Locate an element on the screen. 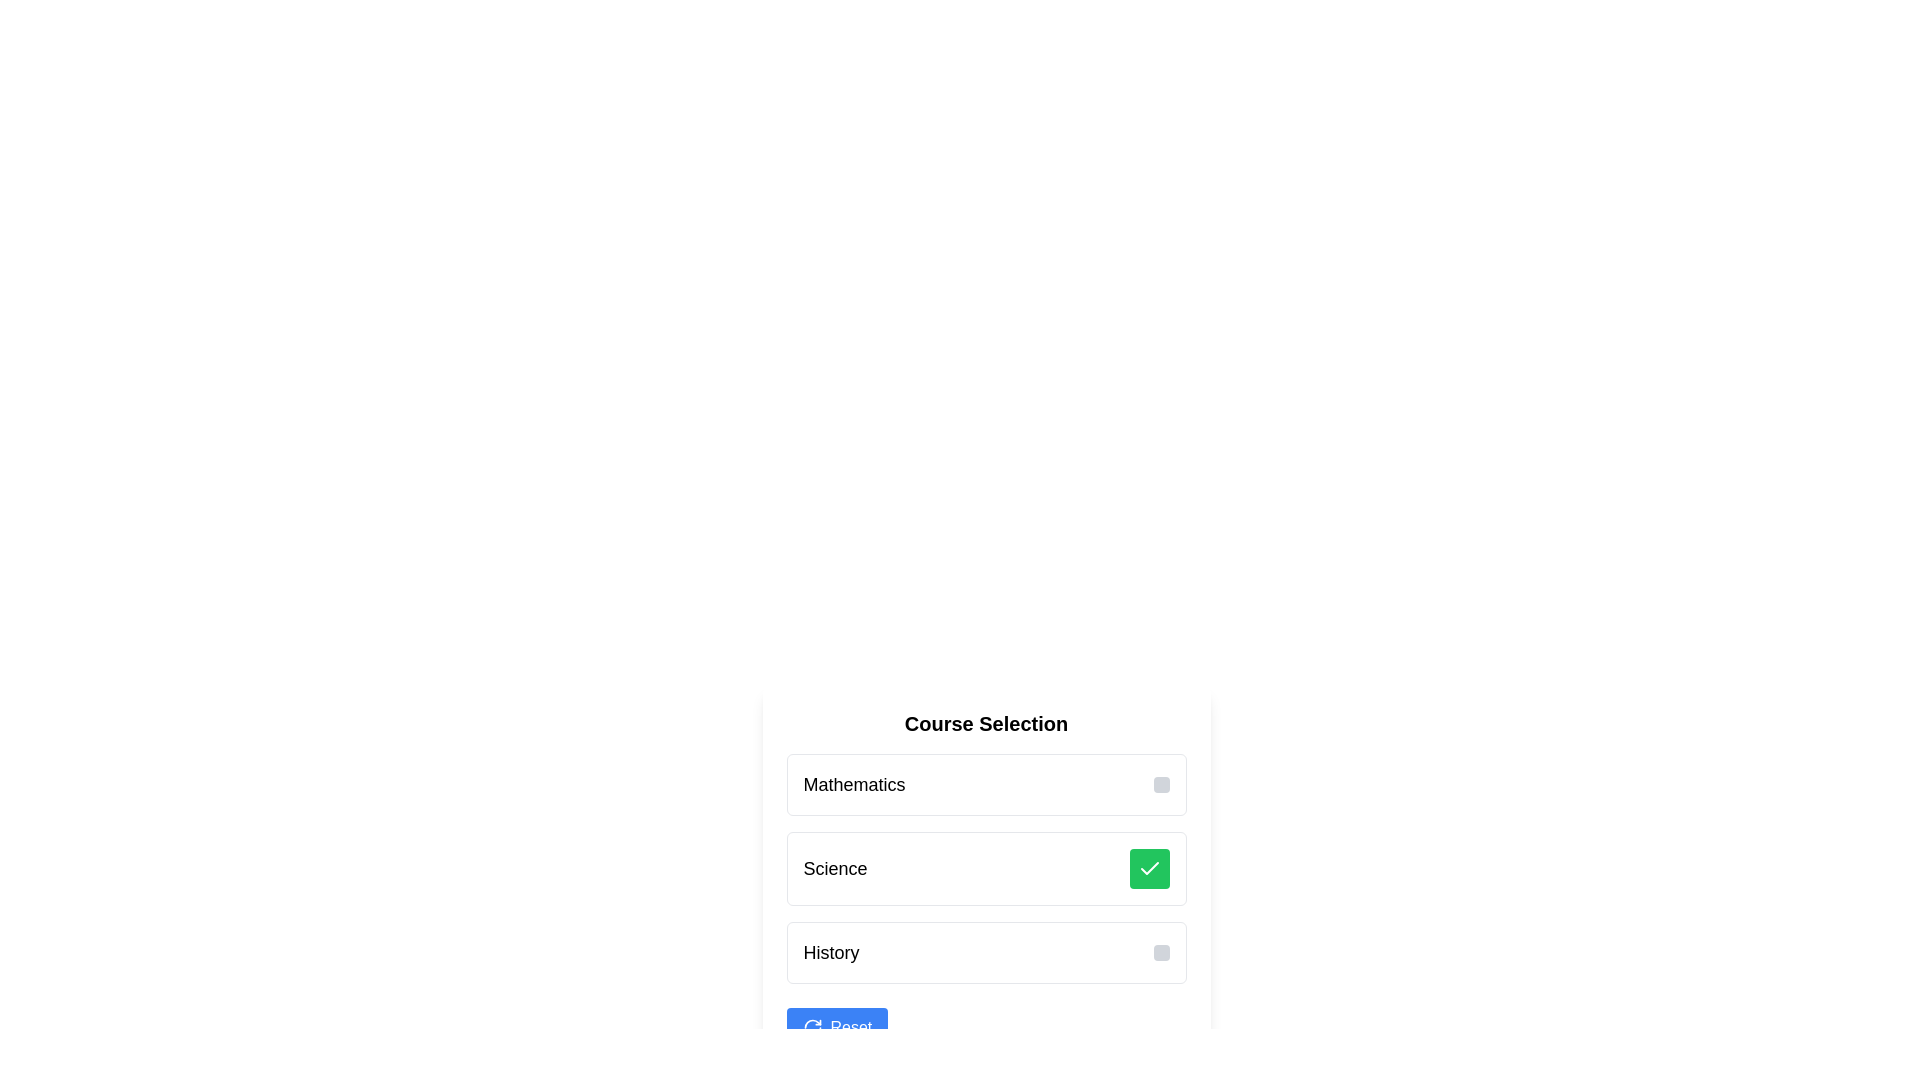 Image resolution: width=1920 pixels, height=1080 pixels. the small, interactive button with a gray background located on the far right of the 'Mathematics' row is located at coordinates (1161, 784).